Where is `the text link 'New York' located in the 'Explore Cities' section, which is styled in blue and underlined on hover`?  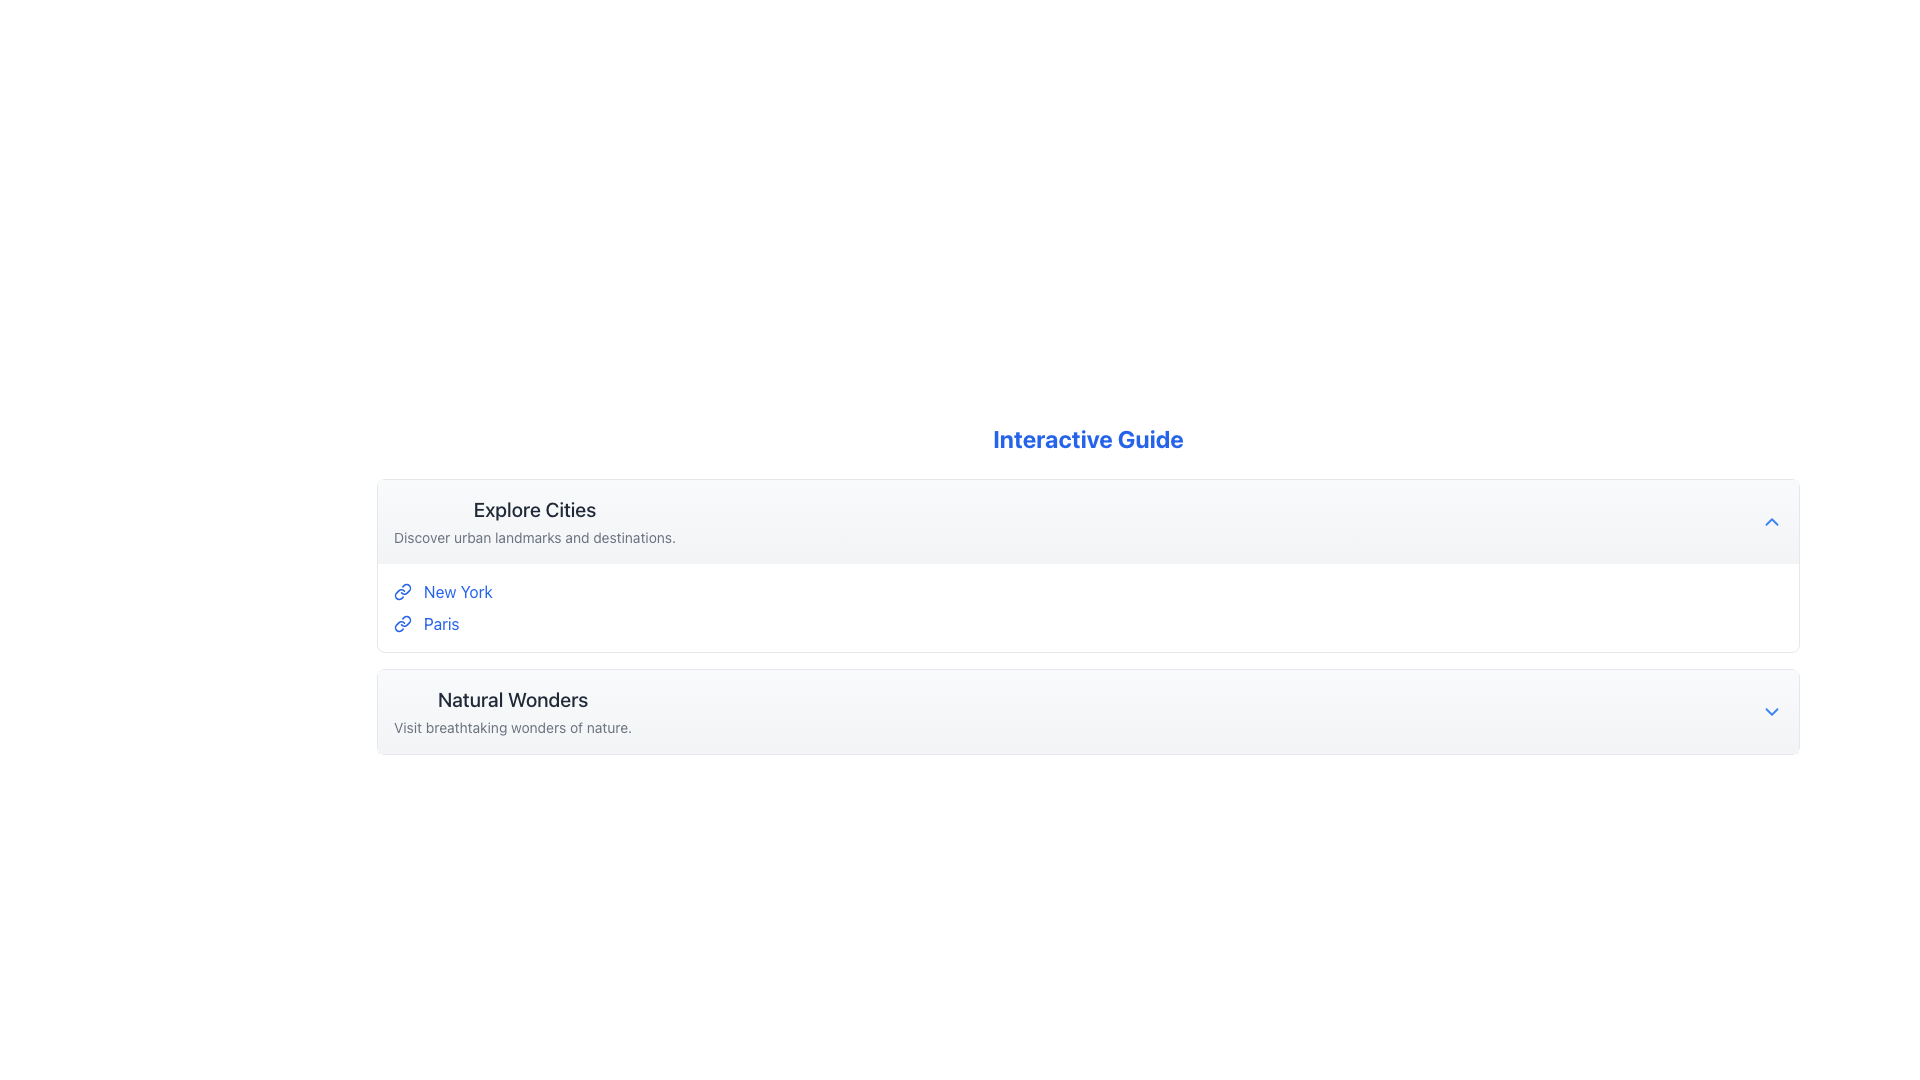
the text link 'New York' located in the 'Explore Cities' section, which is styled in blue and underlined on hover is located at coordinates (457, 590).